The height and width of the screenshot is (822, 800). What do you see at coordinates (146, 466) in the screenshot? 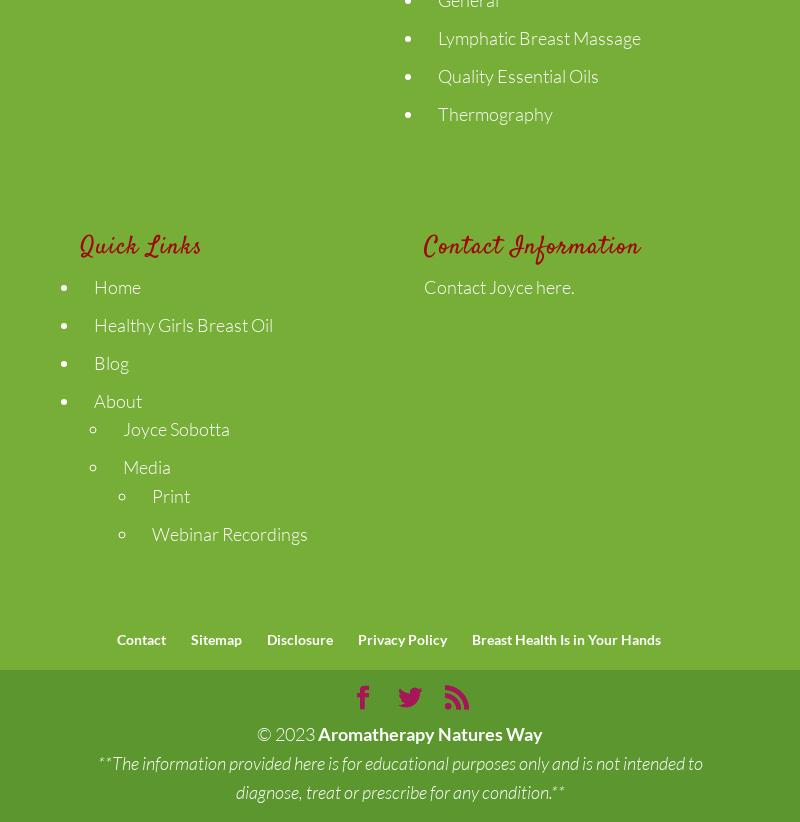
I see `'Media'` at bounding box center [146, 466].